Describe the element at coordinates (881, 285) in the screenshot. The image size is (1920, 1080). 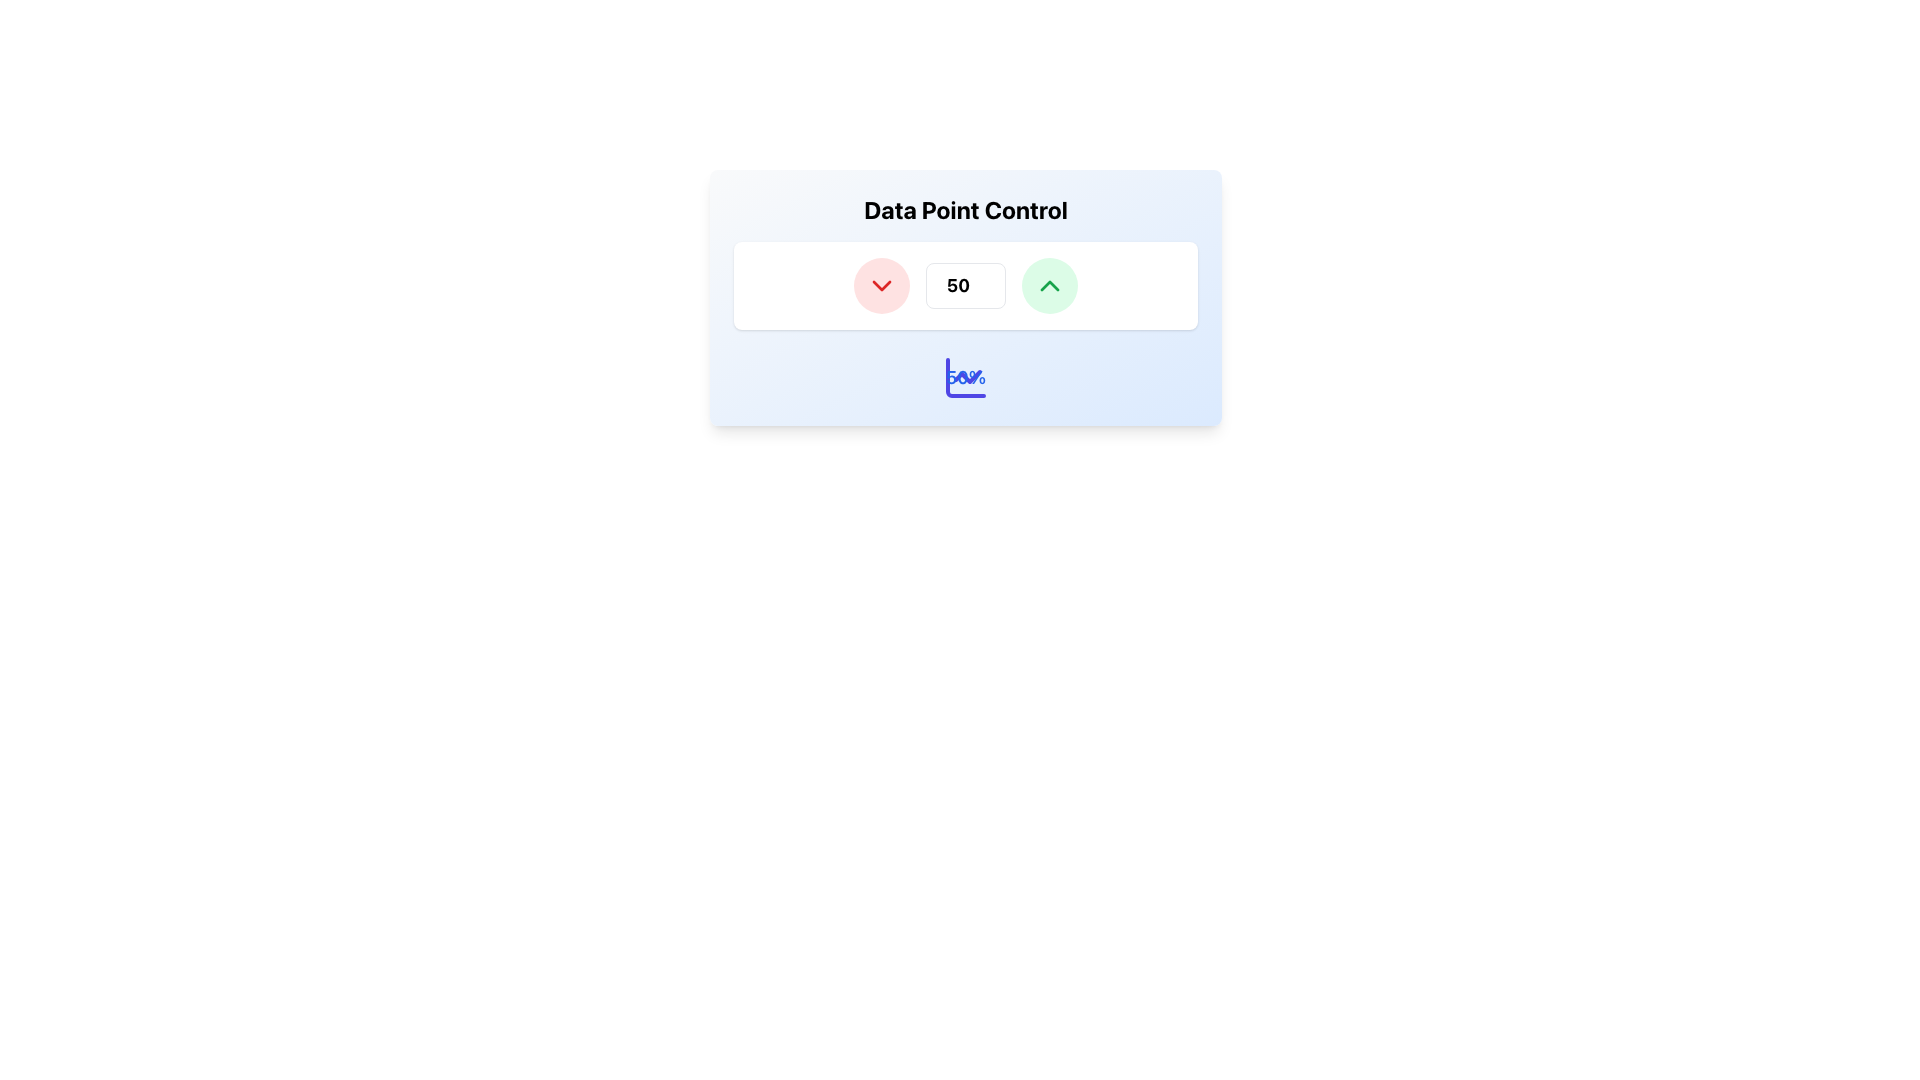
I see `the icon located in the top-right portion of the central control panel` at that location.